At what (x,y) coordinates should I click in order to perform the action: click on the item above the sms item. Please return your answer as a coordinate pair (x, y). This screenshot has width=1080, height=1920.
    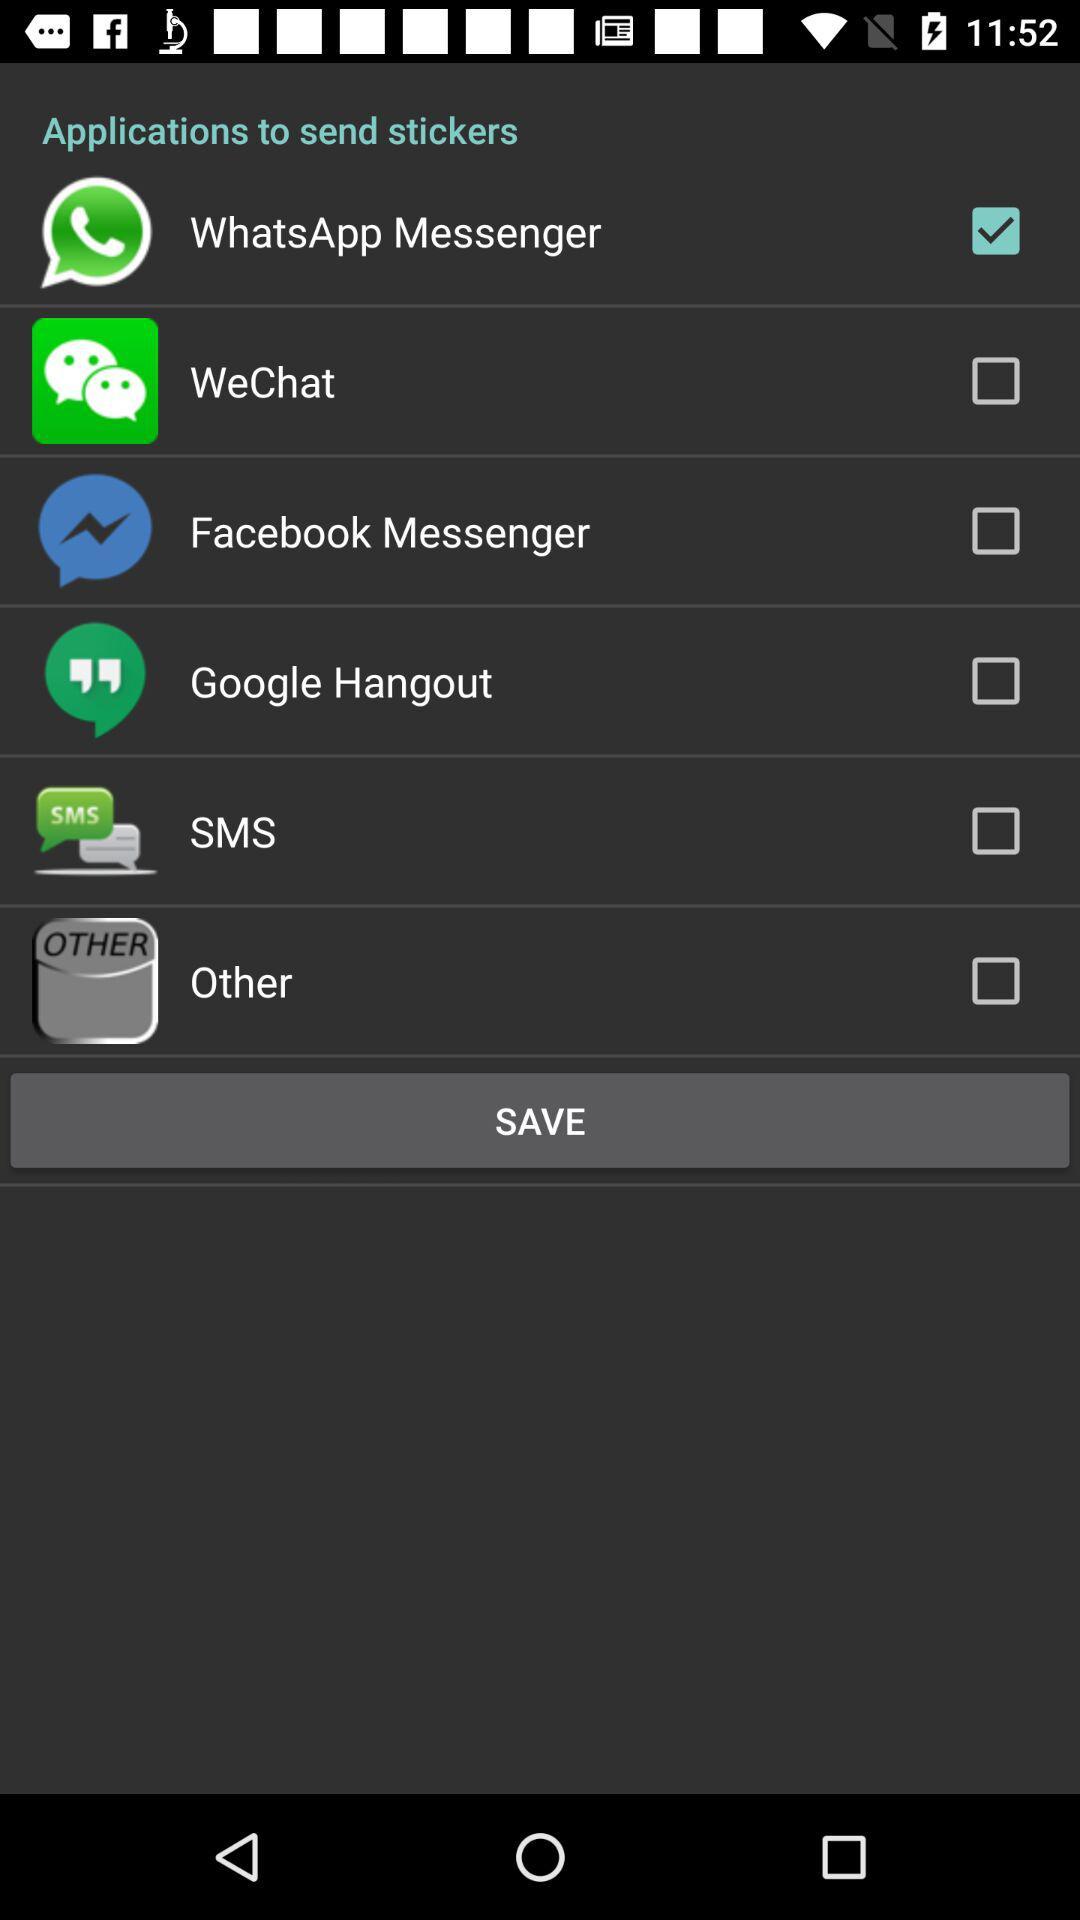
    Looking at the image, I should click on (340, 681).